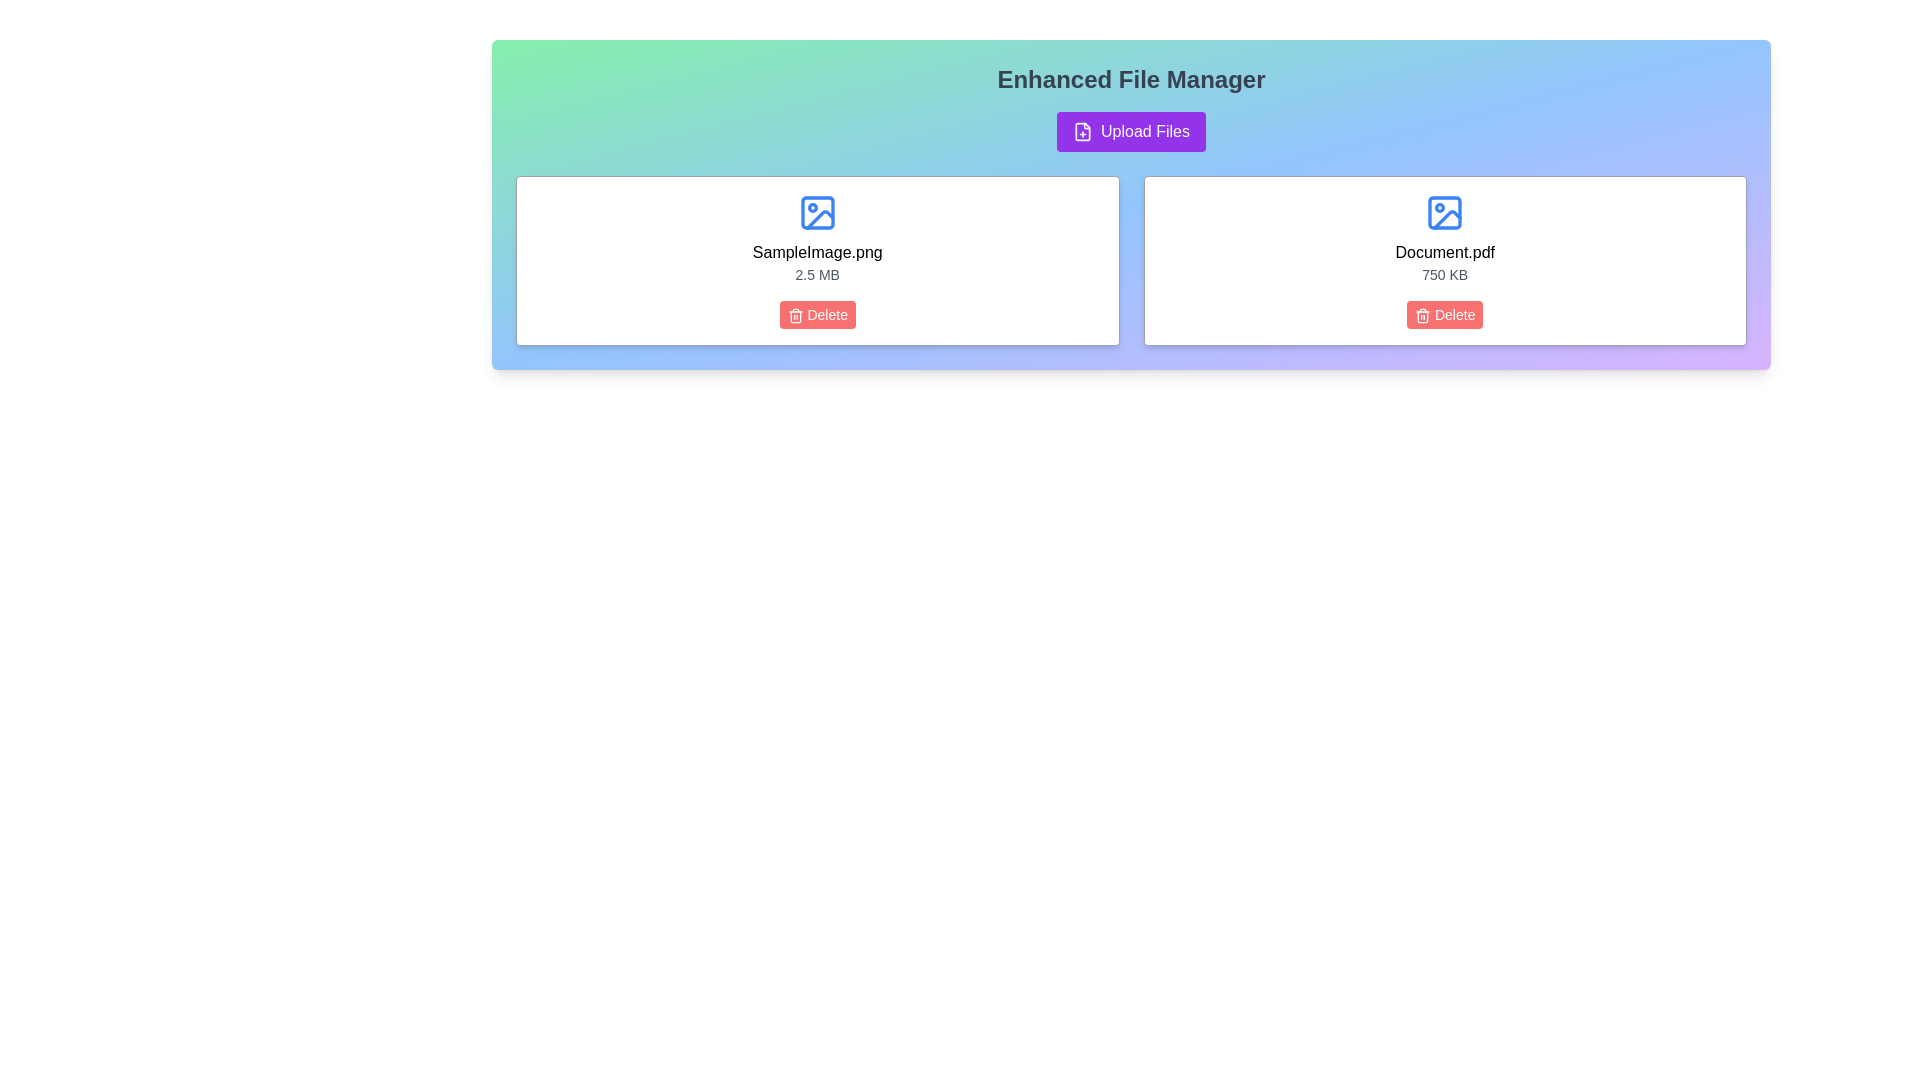 The height and width of the screenshot is (1080, 1920). I want to click on the delete button located at the lower section of the card for 'Document.pdf', so click(1445, 315).